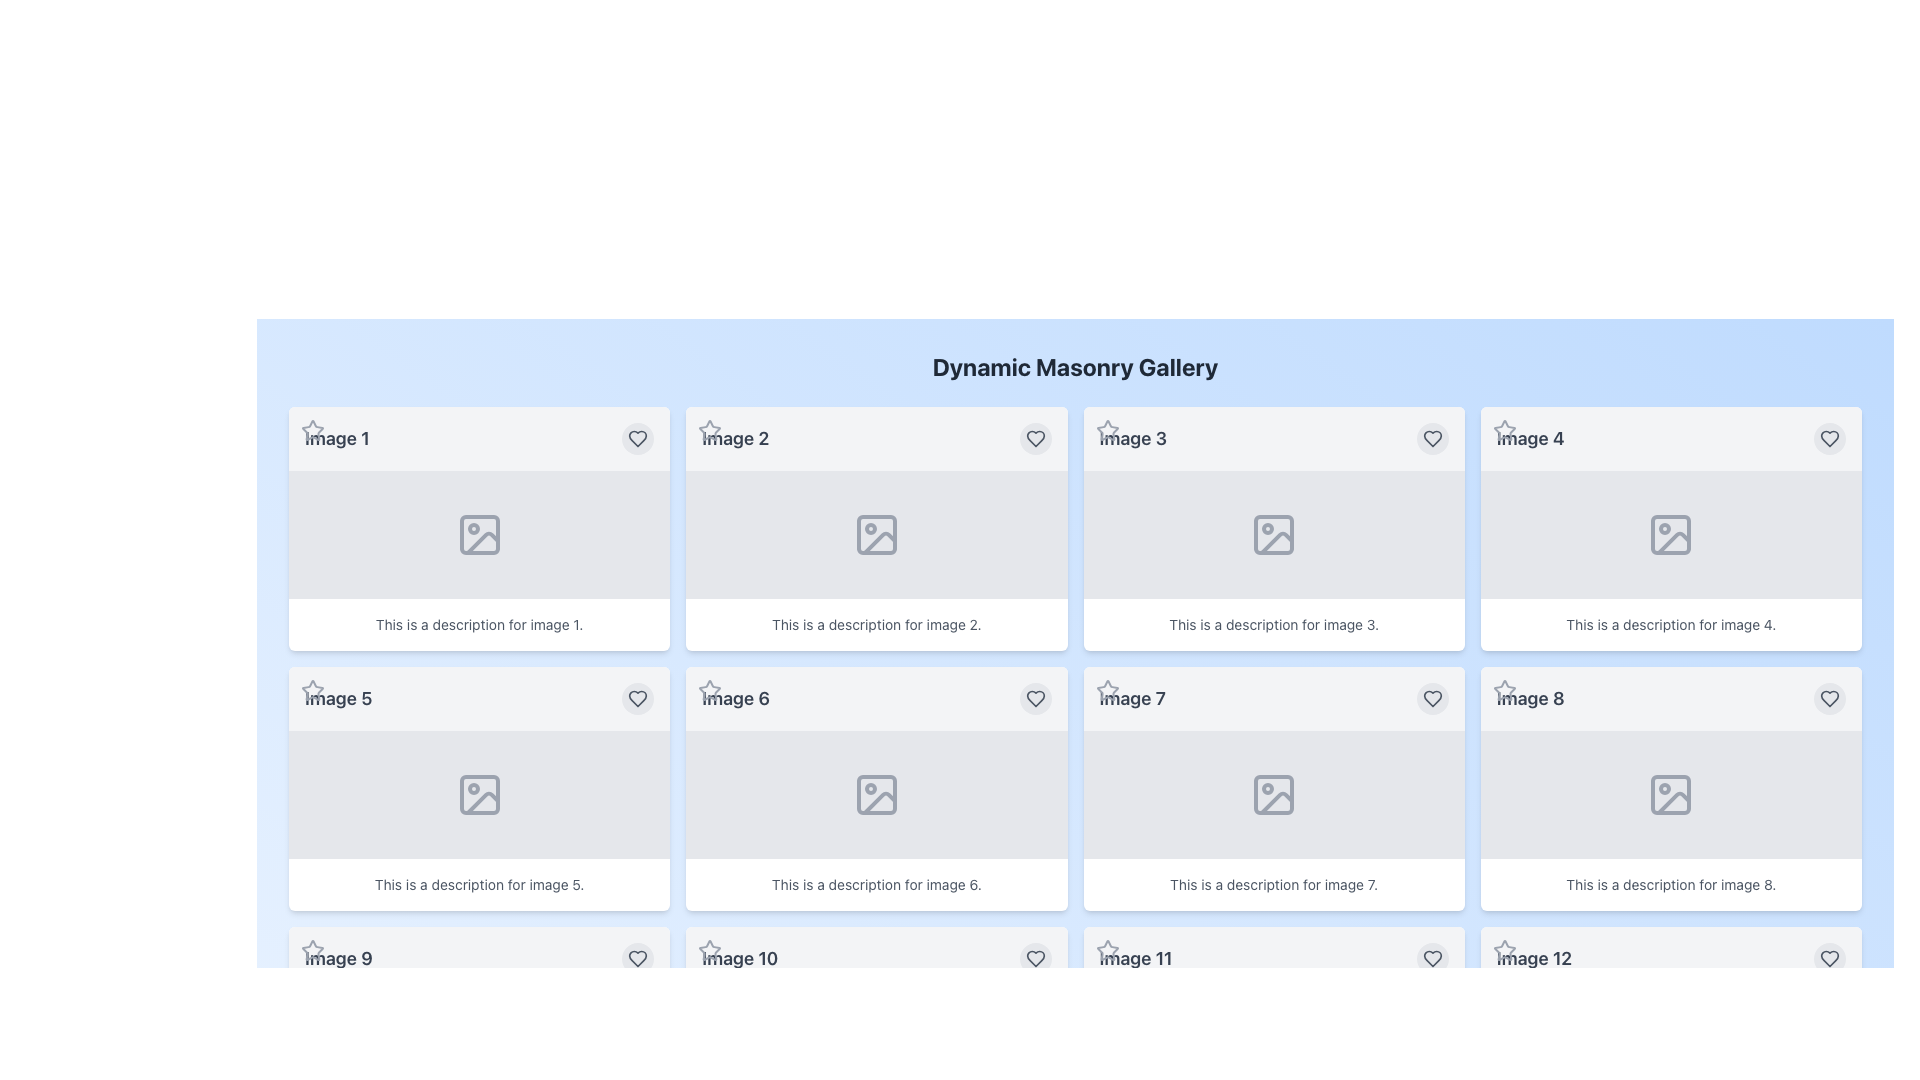 The image size is (1920, 1080). Describe the element at coordinates (1504, 429) in the screenshot. I see `the star icon located to the left of the title text in the card labeled 'Image 4' to mark the item as a favorite` at that location.